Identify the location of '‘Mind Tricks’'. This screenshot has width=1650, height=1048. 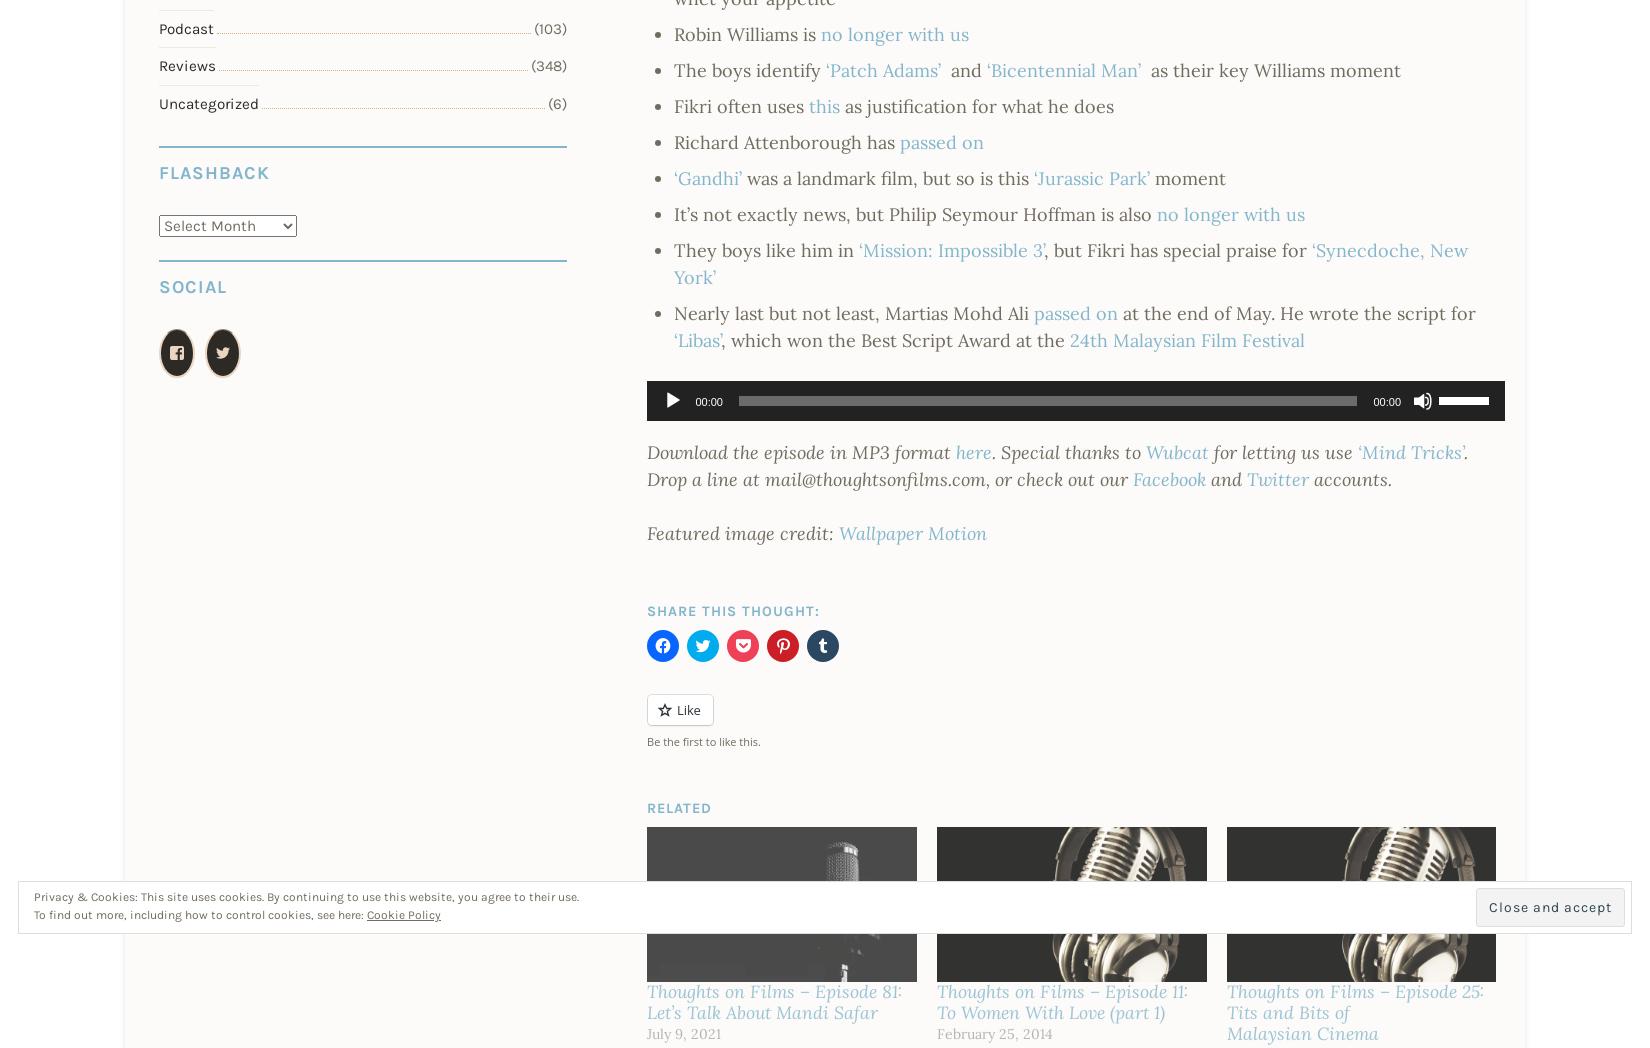
(1410, 450).